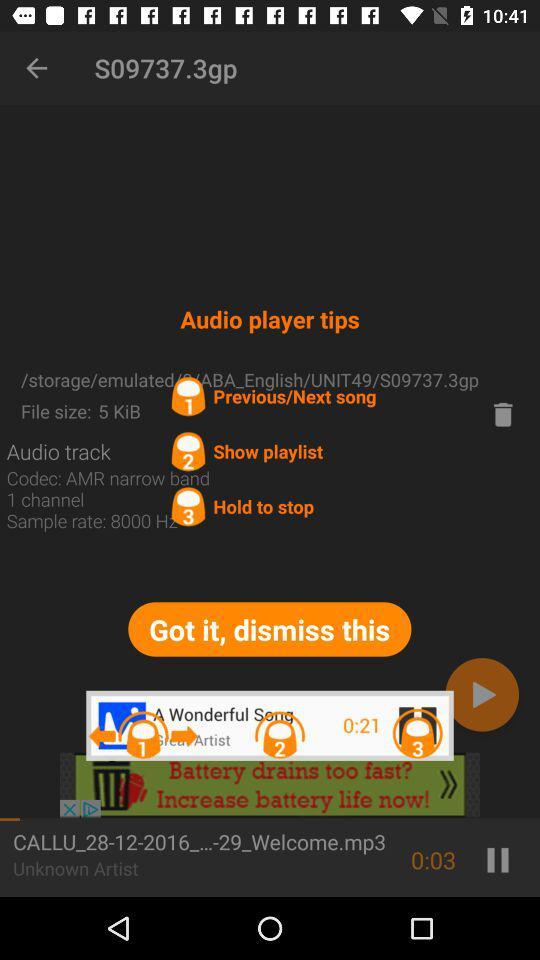 The height and width of the screenshot is (960, 540). I want to click on the icon above storage emulated 0 item, so click(36, 68).